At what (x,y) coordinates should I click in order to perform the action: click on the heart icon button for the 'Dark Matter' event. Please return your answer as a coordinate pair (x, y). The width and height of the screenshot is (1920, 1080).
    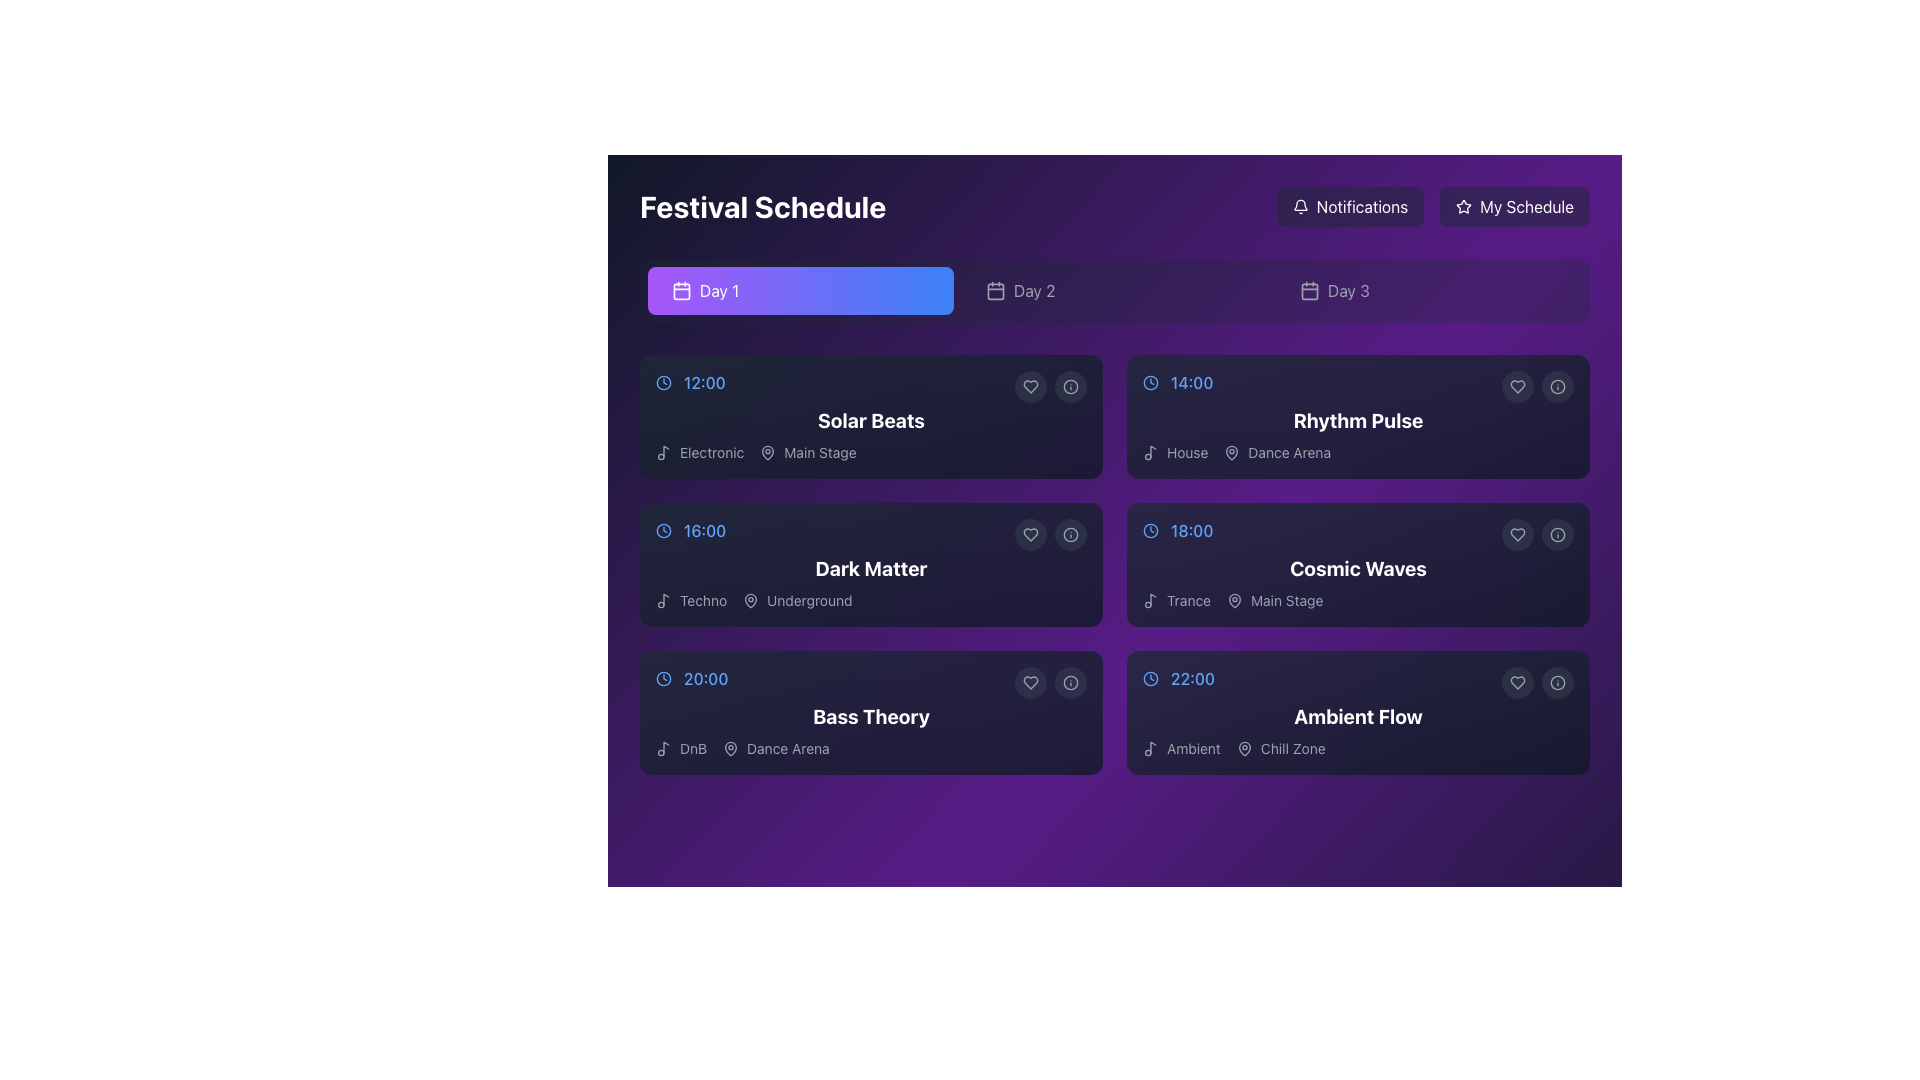
    Looking at the image, I should click on (1031, 534).